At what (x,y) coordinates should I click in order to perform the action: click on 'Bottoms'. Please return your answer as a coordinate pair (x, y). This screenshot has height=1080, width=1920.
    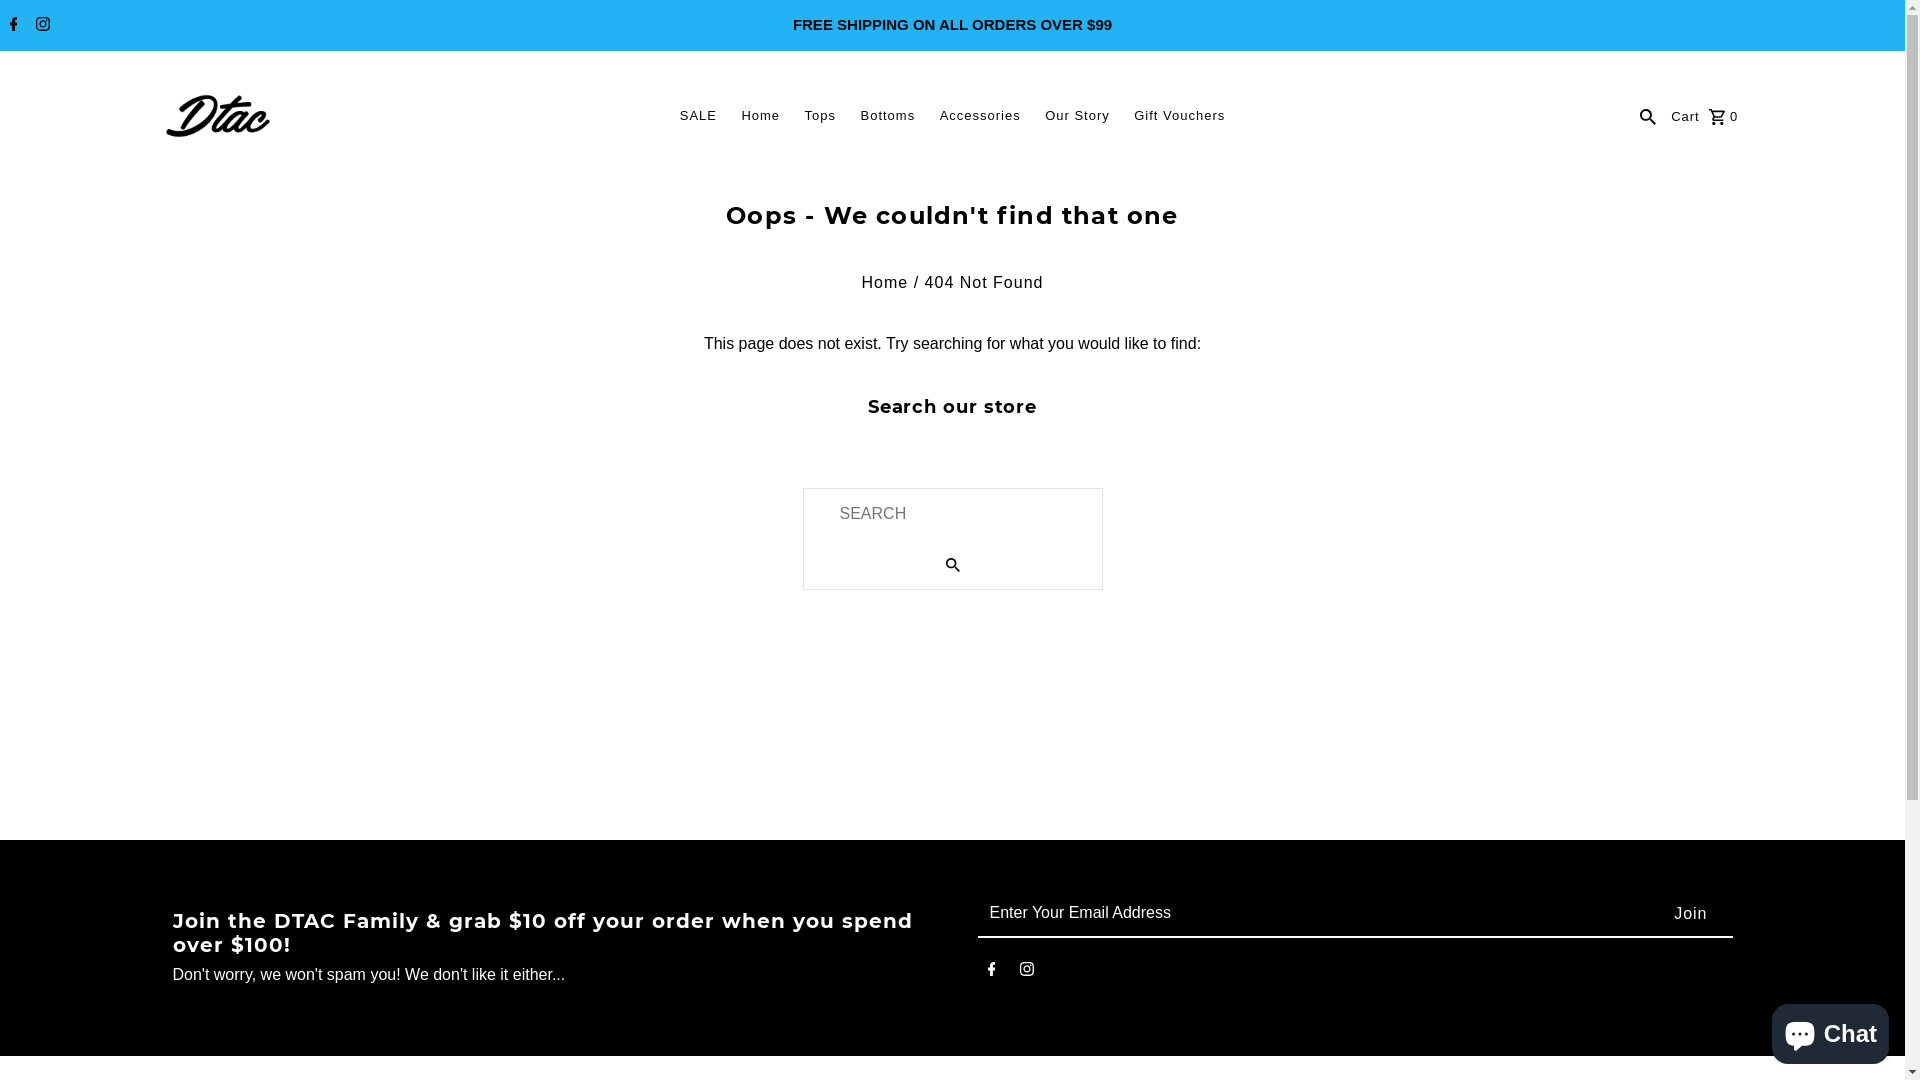
    Looking at the image, I should click on (886, 115).